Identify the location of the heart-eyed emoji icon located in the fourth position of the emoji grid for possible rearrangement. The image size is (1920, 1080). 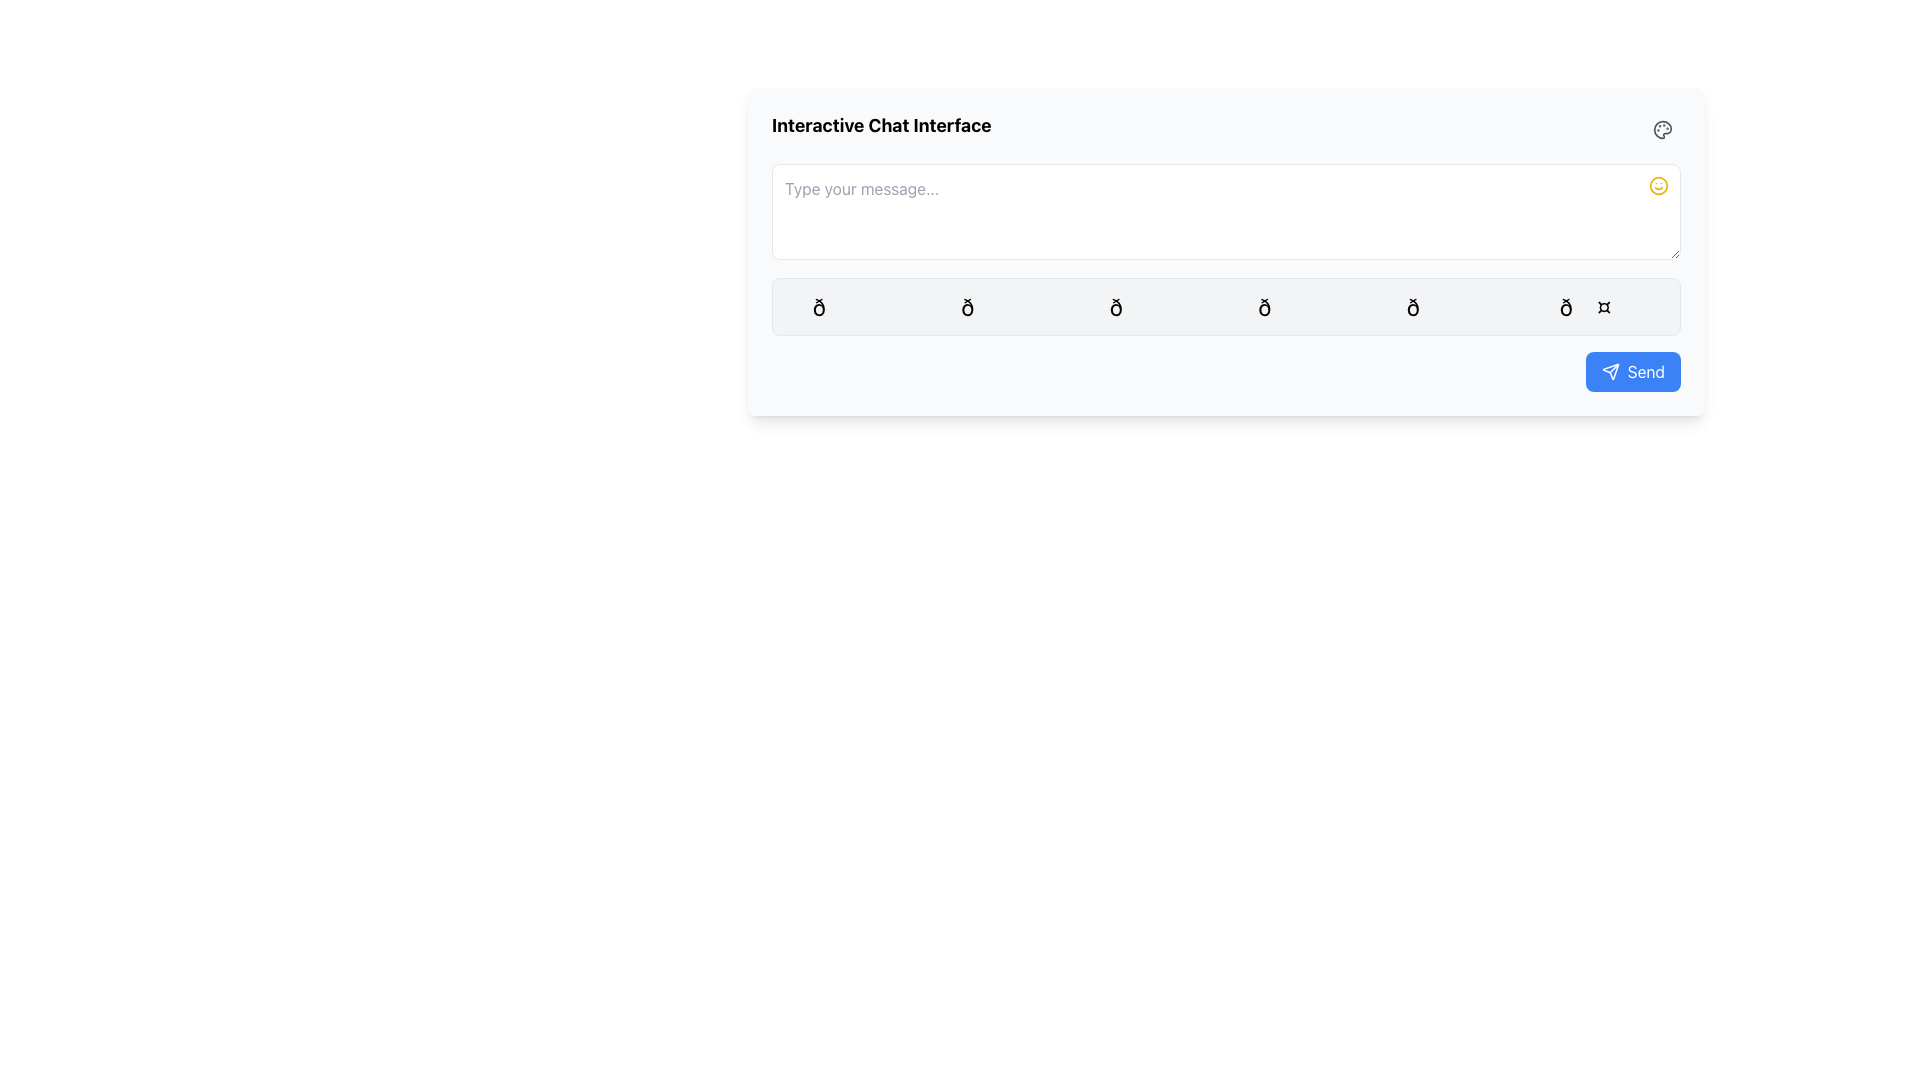
(1300, 307).